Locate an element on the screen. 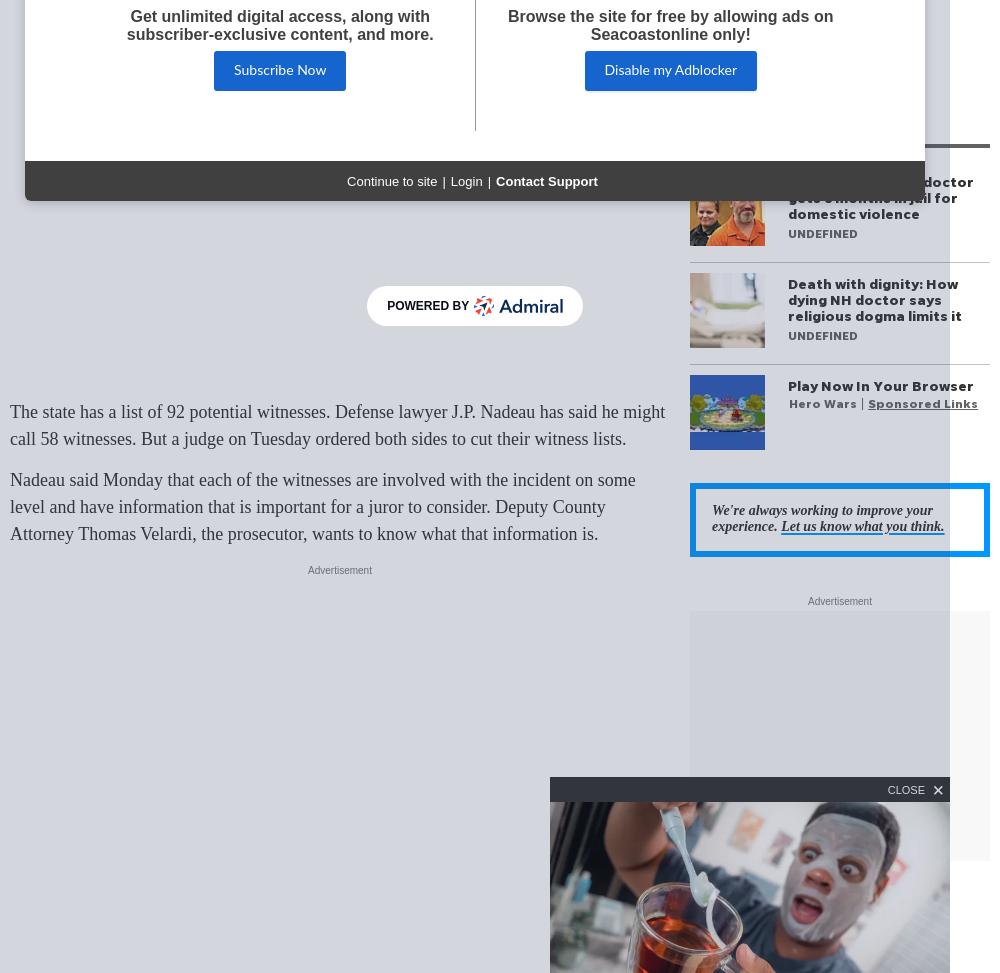 This screenshot has width=1000, height=973. 'Subscribe Now' is located at coordinates (233, 70).